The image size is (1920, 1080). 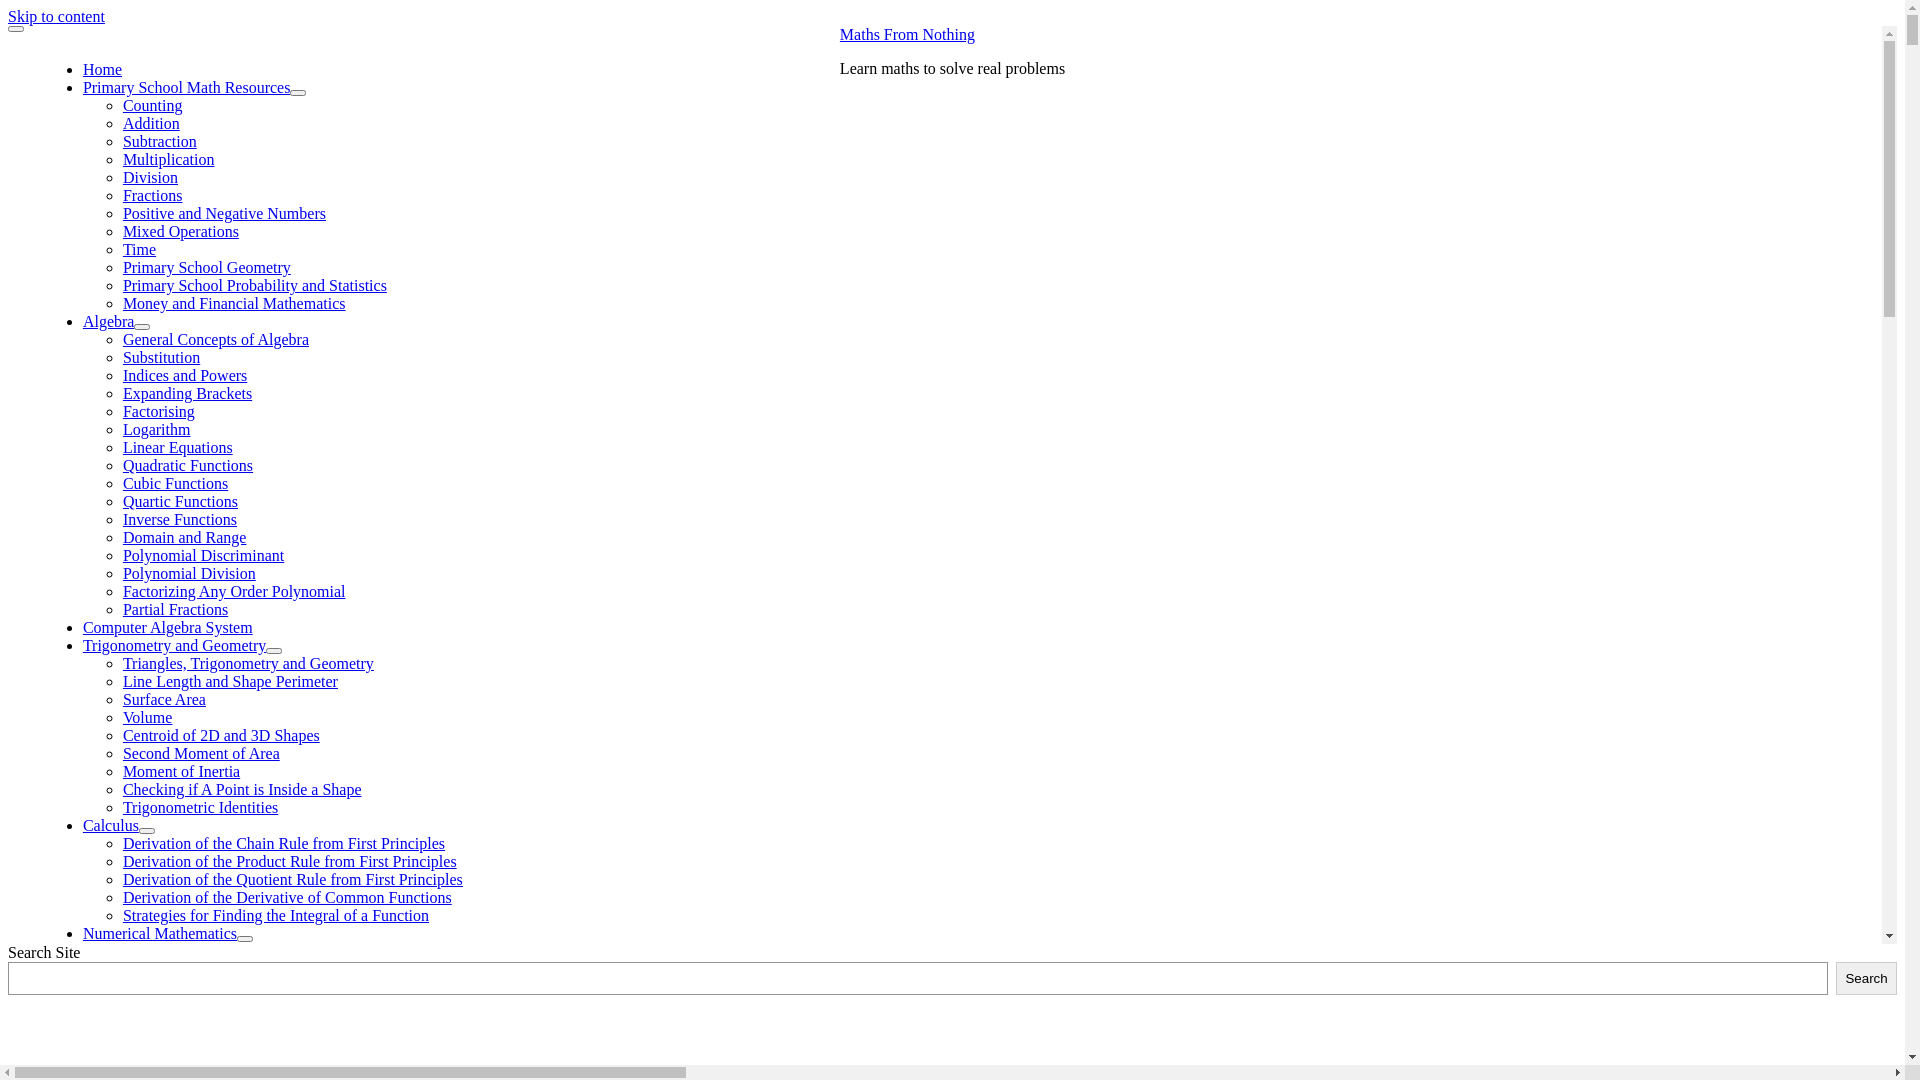 What do you see at coordinates (152, 195) in the screenshot?
I see `'Fractions'` at bounding box center [152, 195].